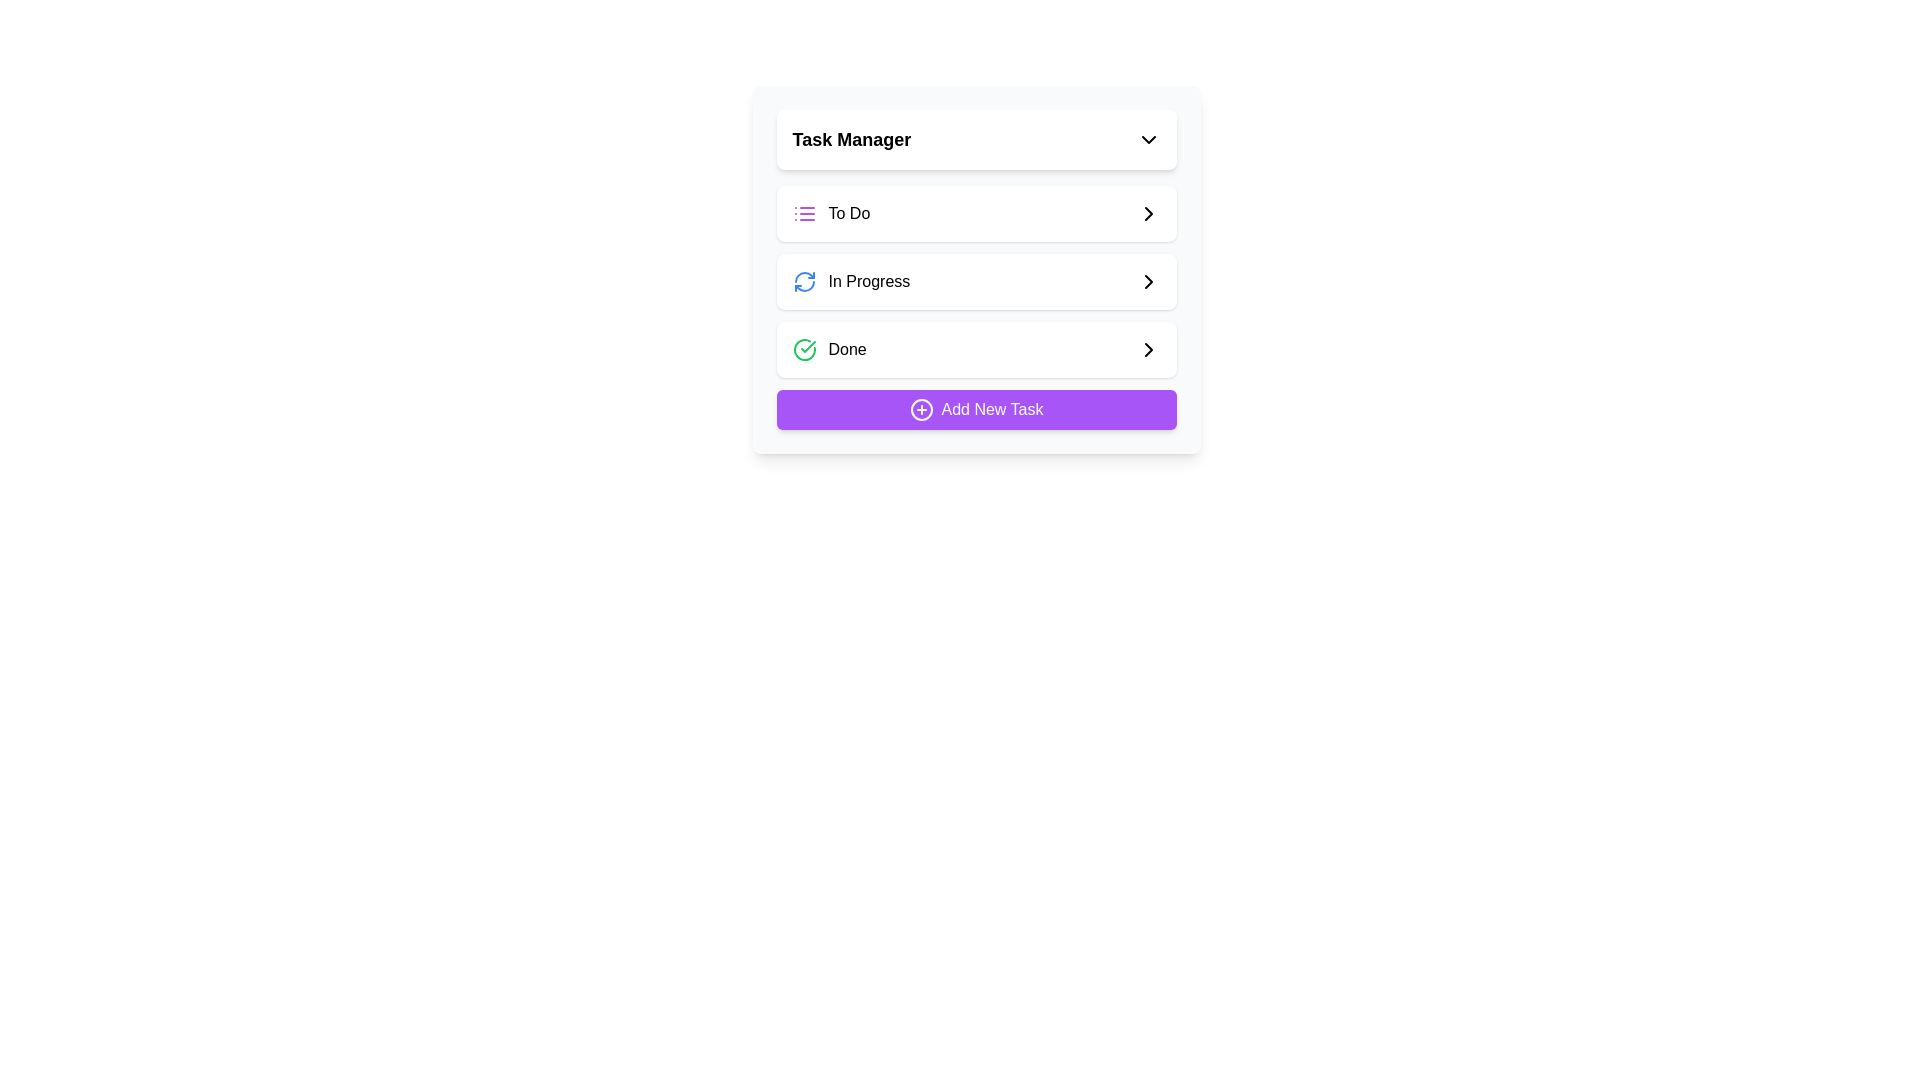  Describe the element at coordinates (976, 281) in the screenshot. I see `text or icon of the second item in the vertical list of task categories, which indicates tasks currently in progress` at that location.